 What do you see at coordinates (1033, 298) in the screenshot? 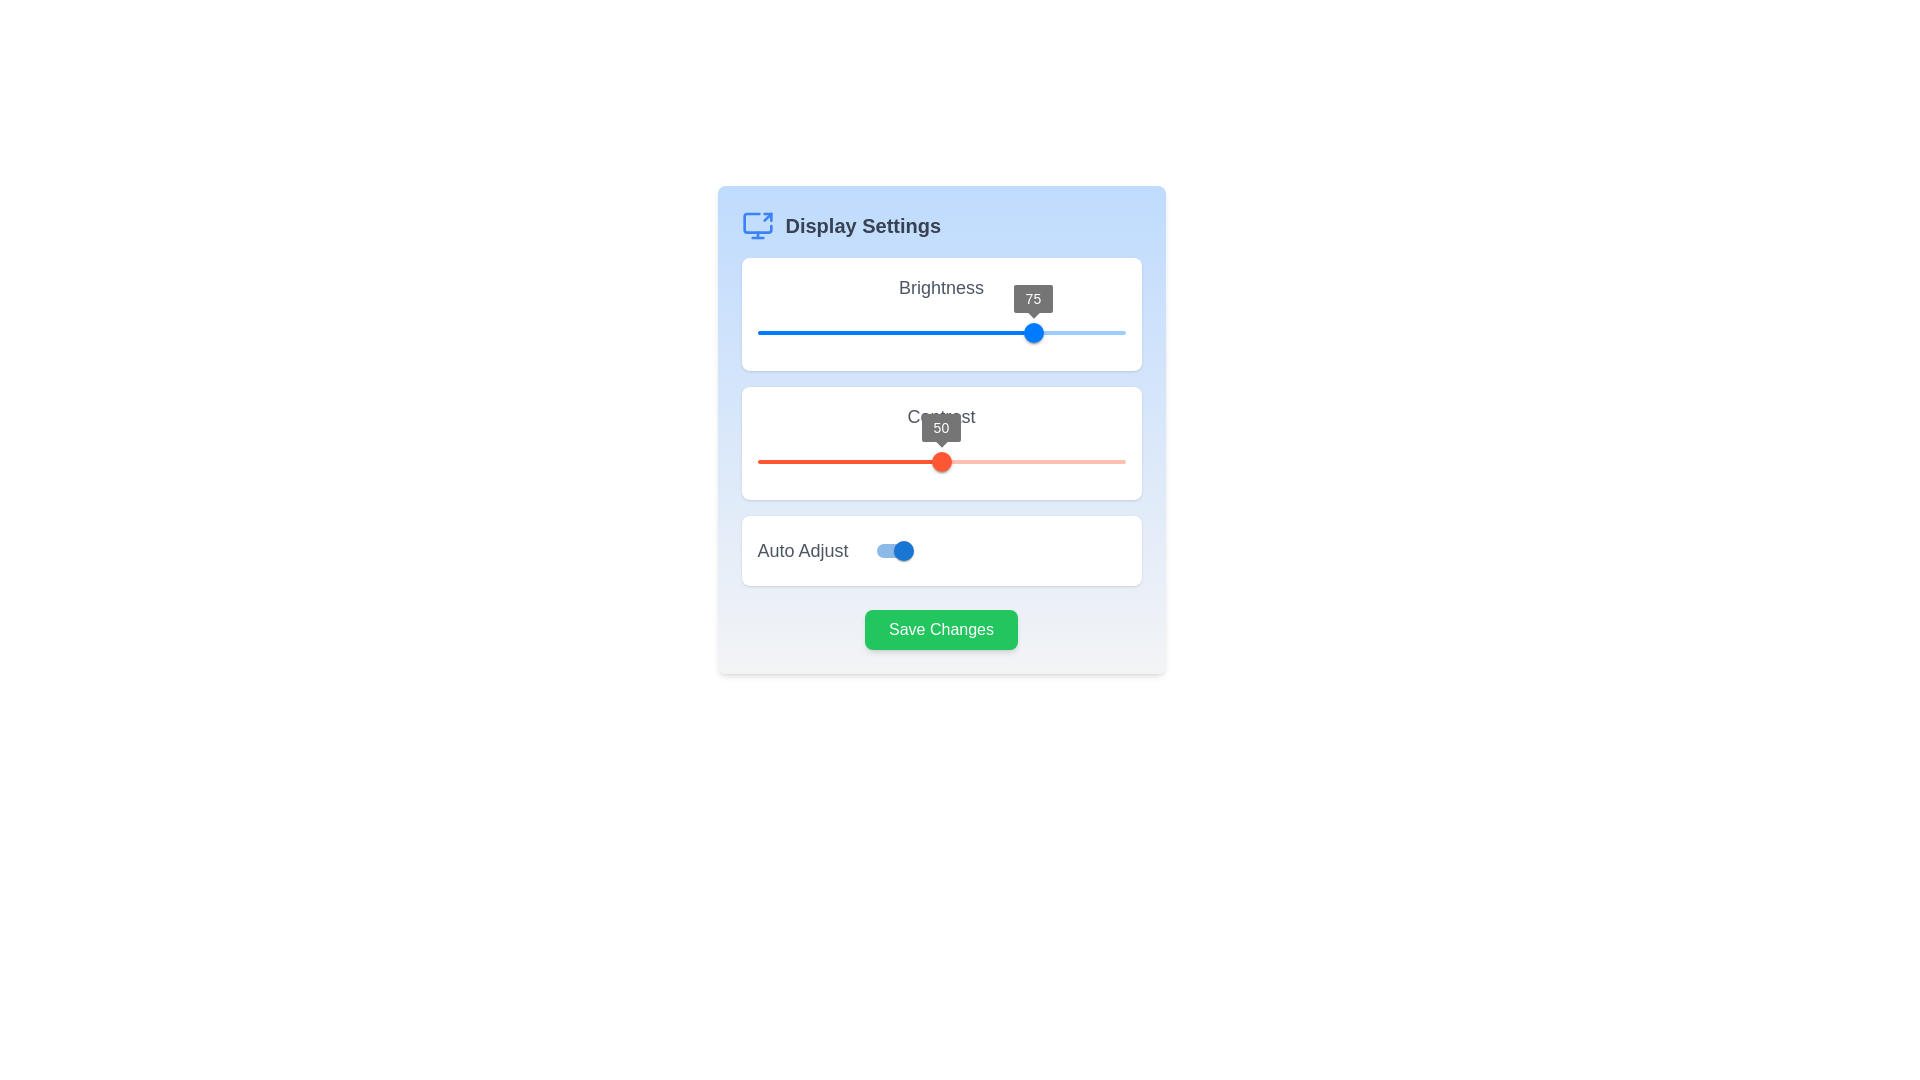
I see `the Tooltip or Value Label that displays the current value of the 'Brightness' slider, positioned above the slider thumb at approximately 75% of its range` at bounding box center [1033, 298].